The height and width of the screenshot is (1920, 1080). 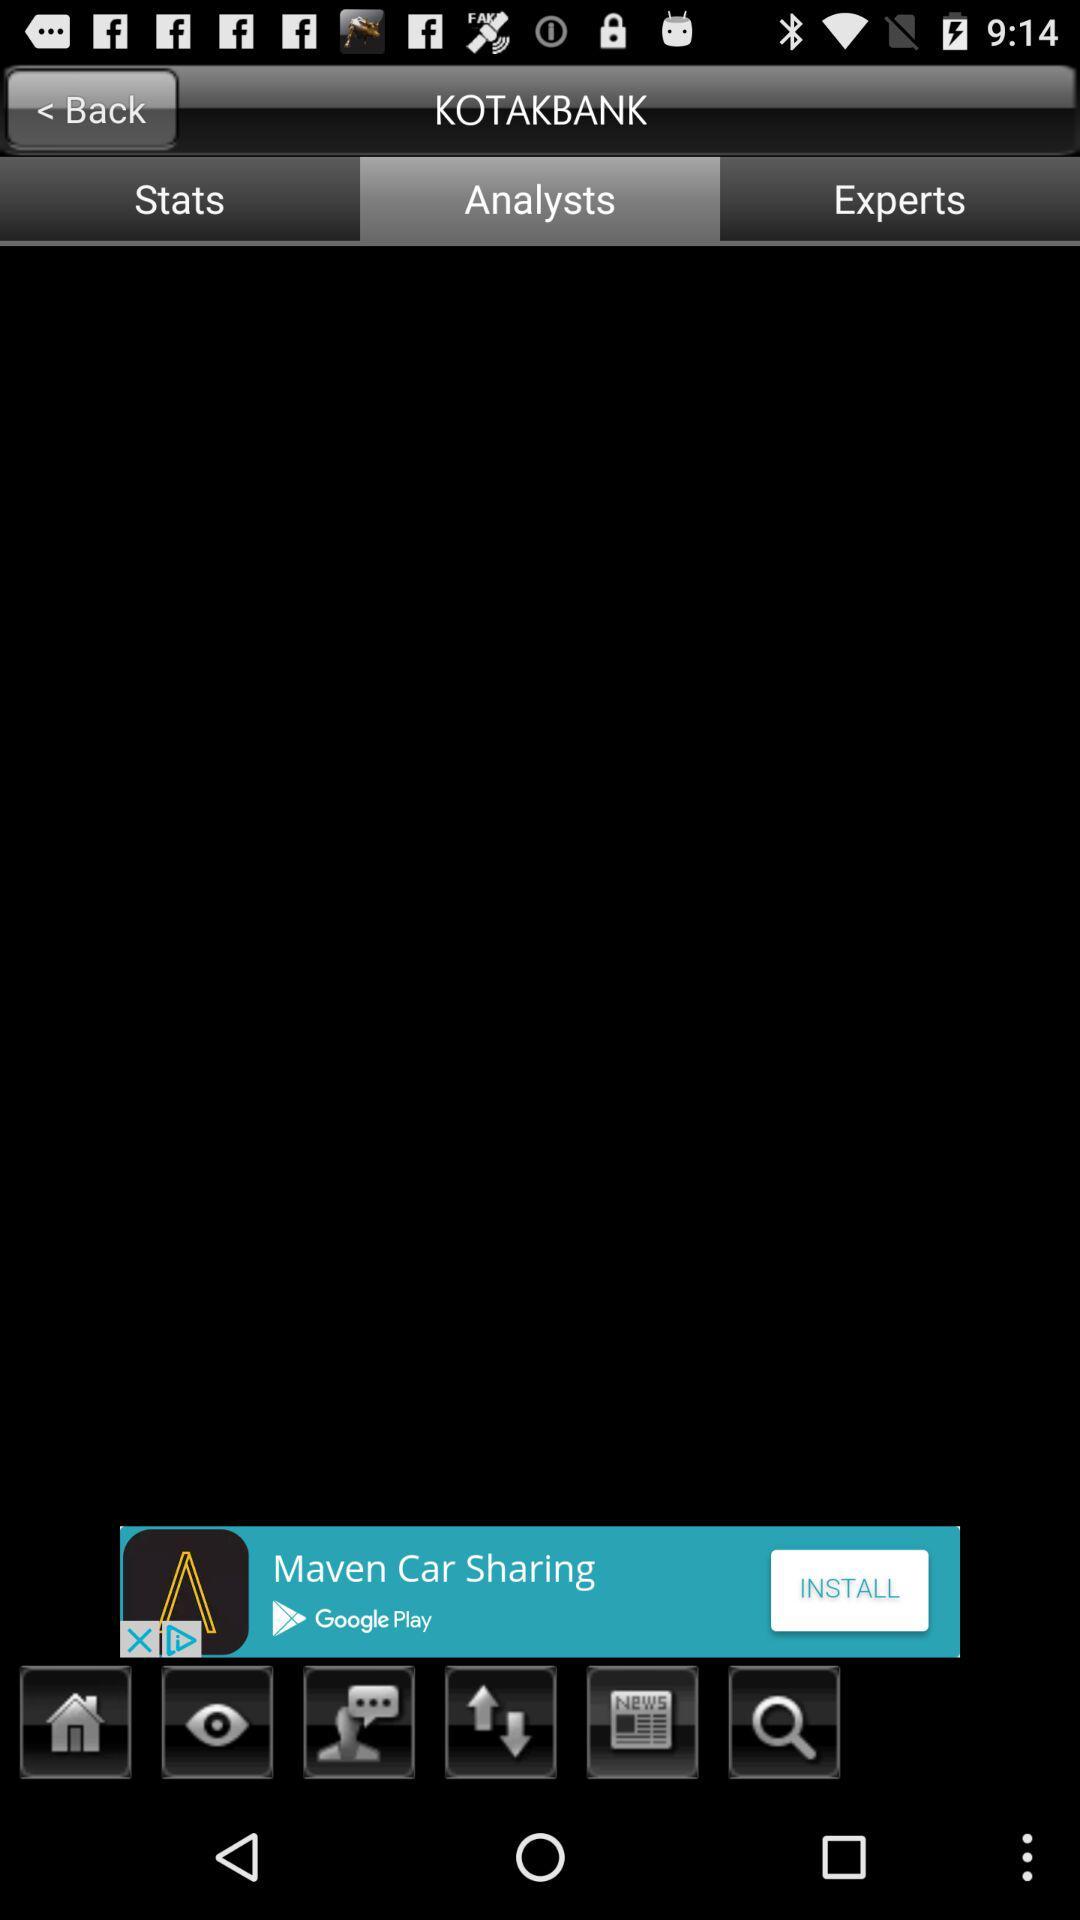 I want to click on the home icon, so click(x=75, y=1848).